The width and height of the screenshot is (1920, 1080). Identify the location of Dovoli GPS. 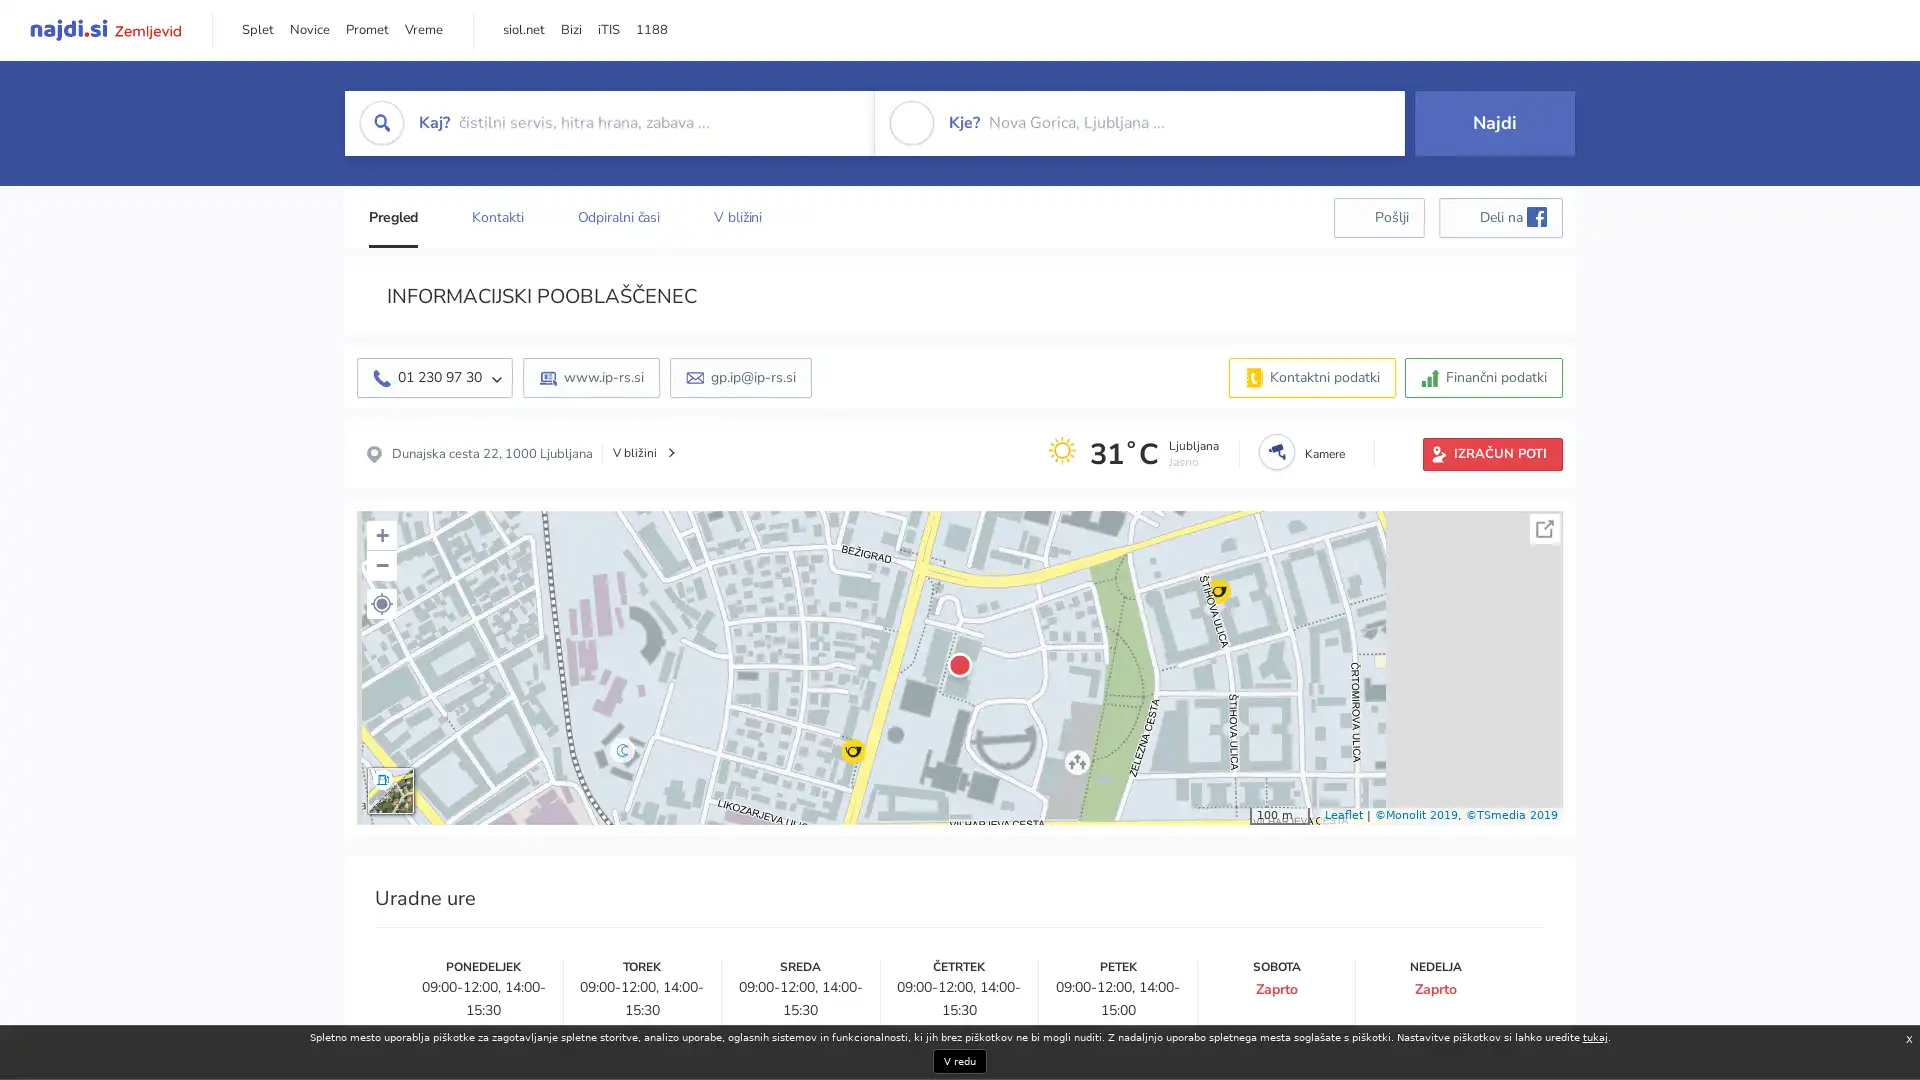
(382, 601).